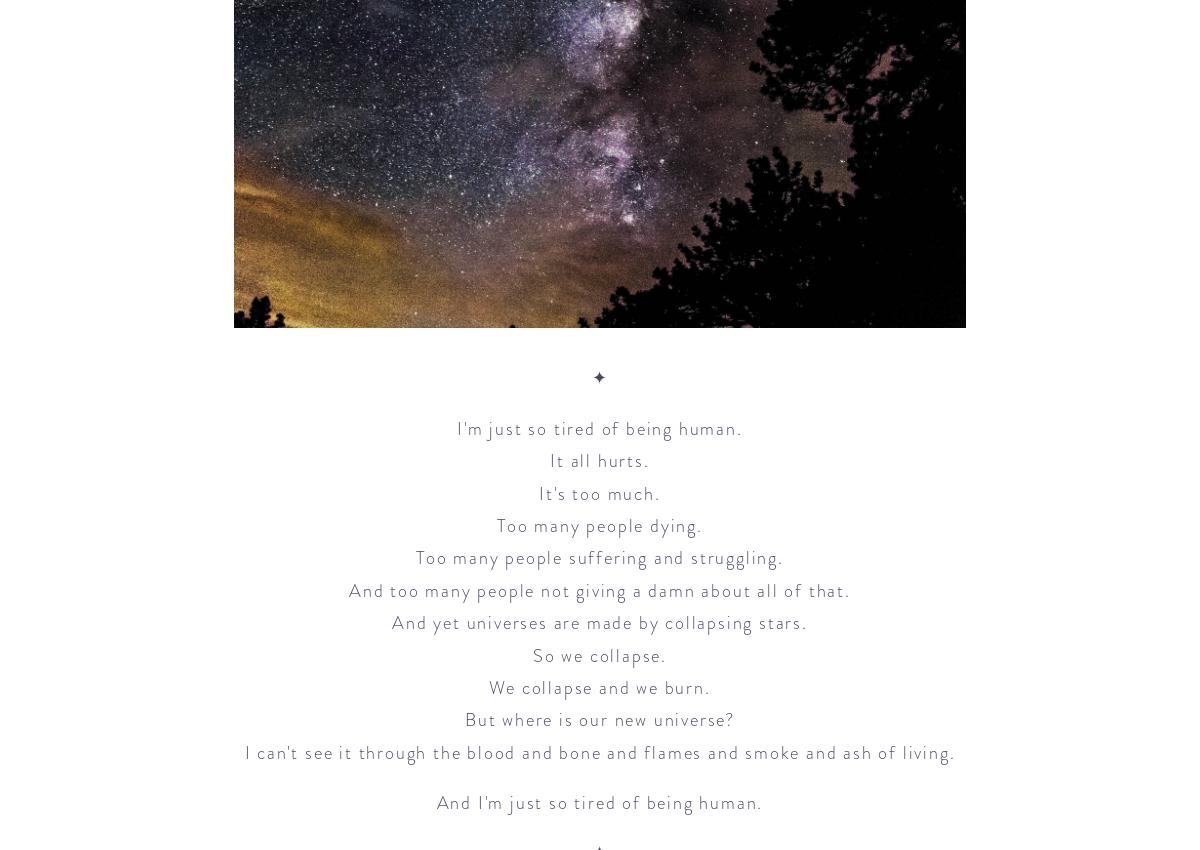 This screenshot has width=1200, height=850. I want to click on 'And I'm just so tired of being human.', so click(598, 801).